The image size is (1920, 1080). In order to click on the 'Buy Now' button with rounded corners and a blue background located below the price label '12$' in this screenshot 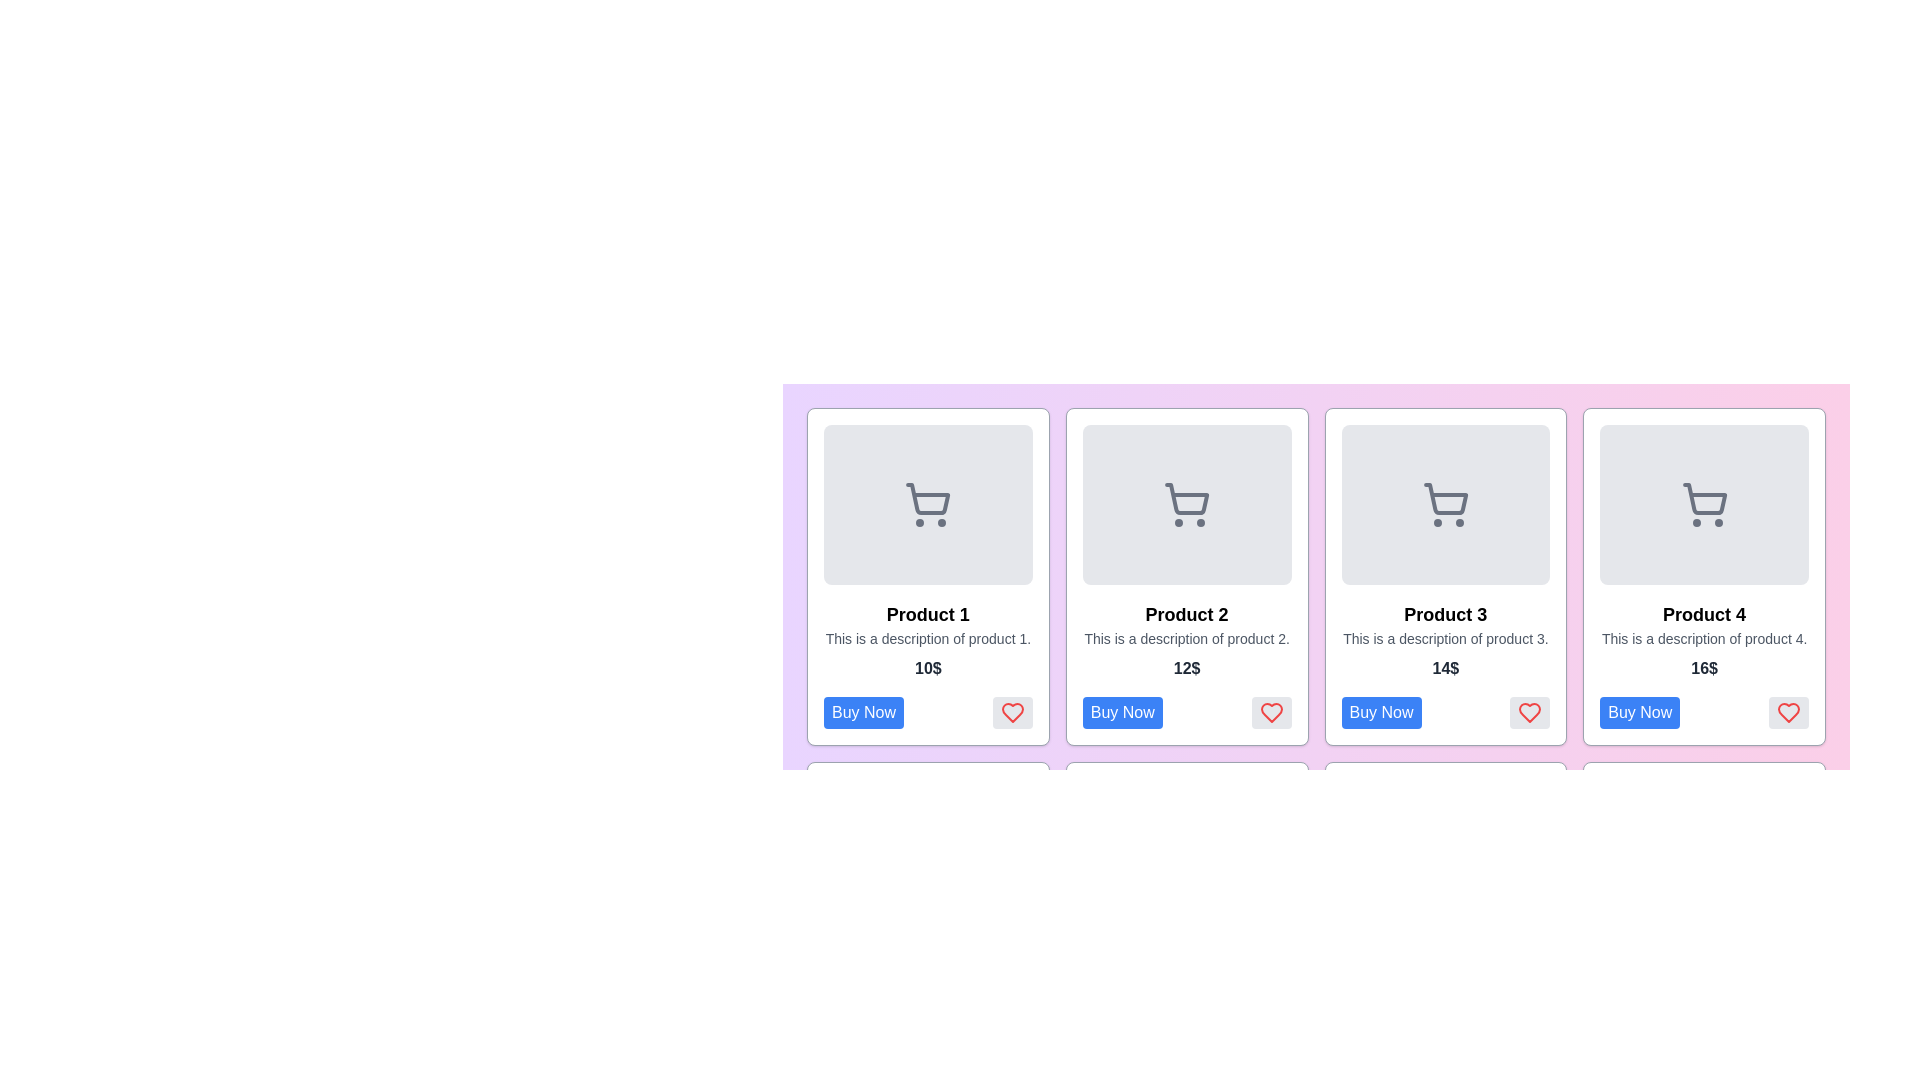, I will do `click(1122, 712)`.